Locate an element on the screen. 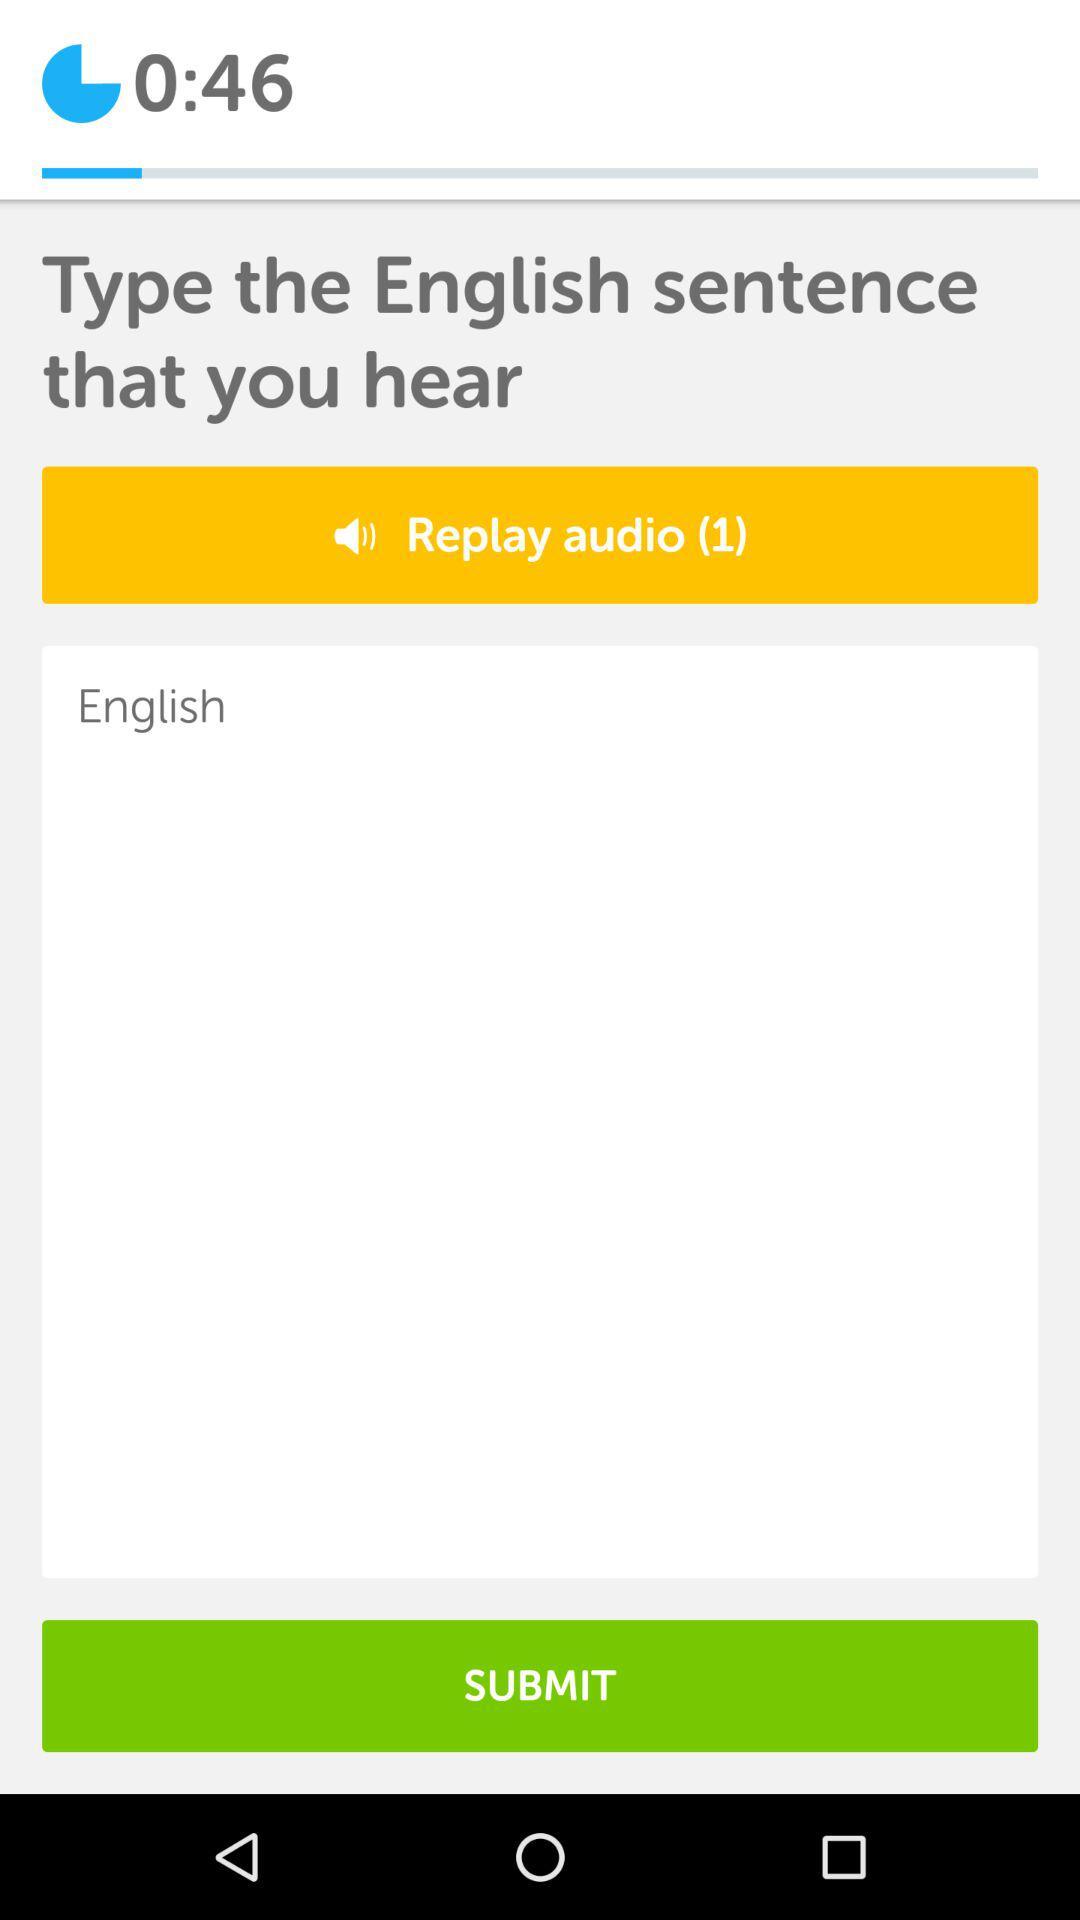 This screenshot has width=1080, height=1920. the submit icon is located at coordinates (540, 1684).